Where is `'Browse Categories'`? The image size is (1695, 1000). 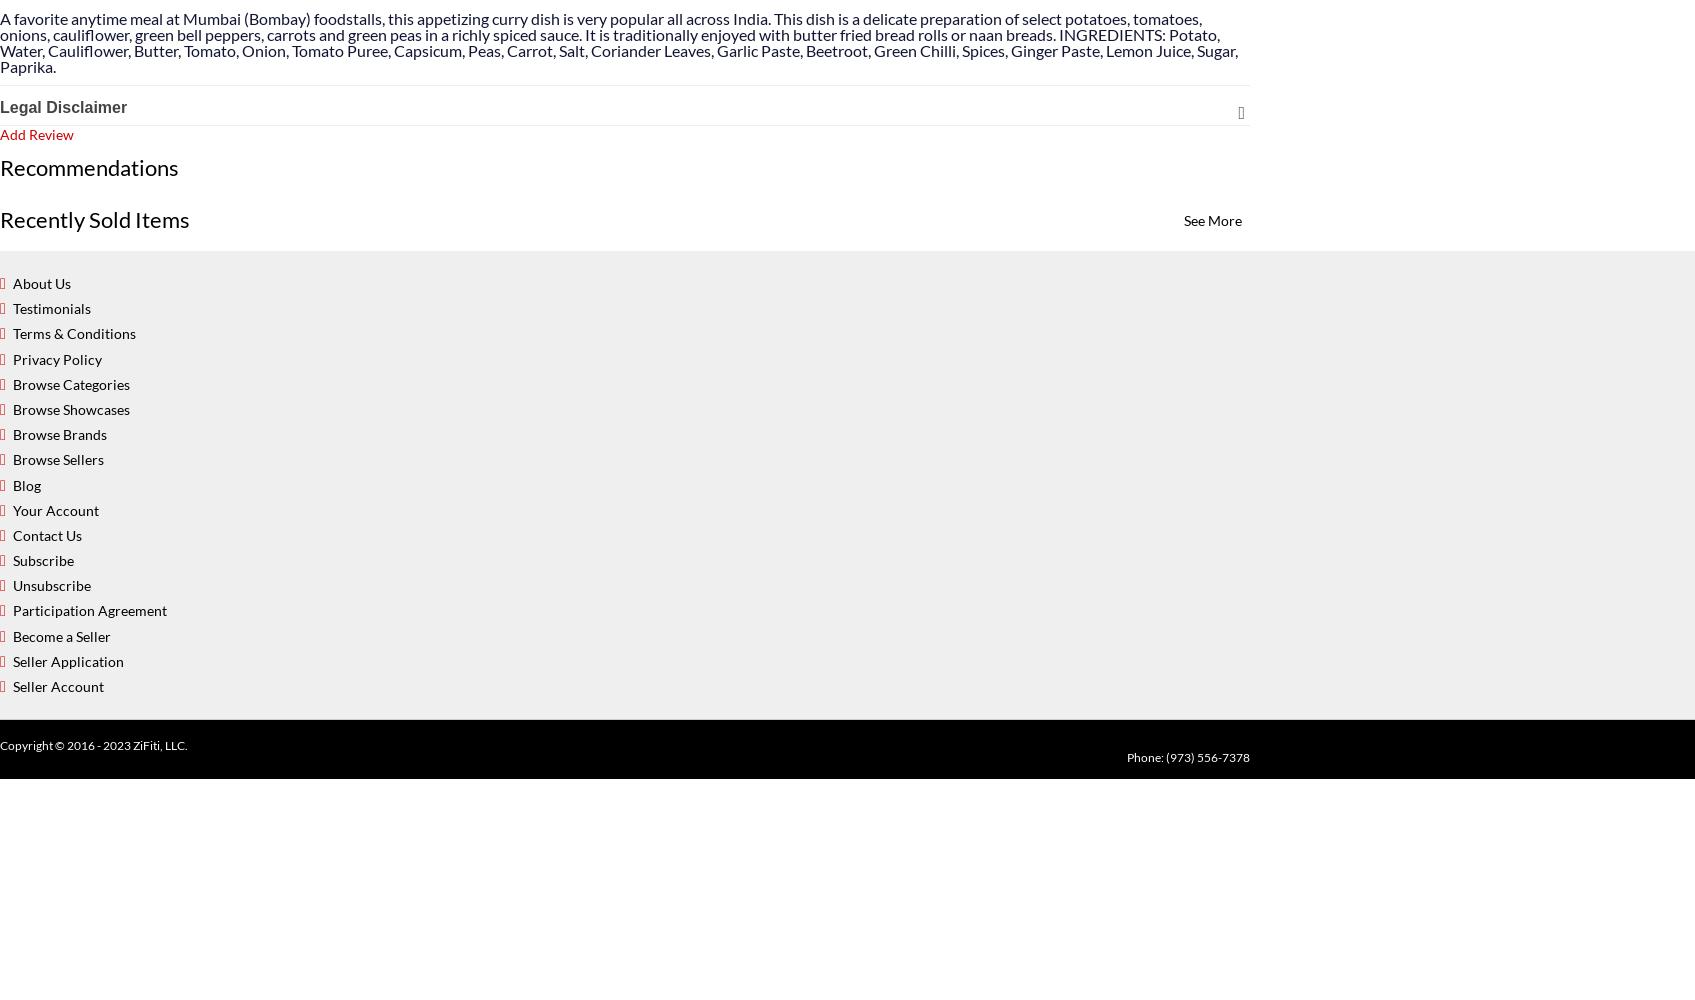 'Browse Categories' is located at coordinates (12, 383).